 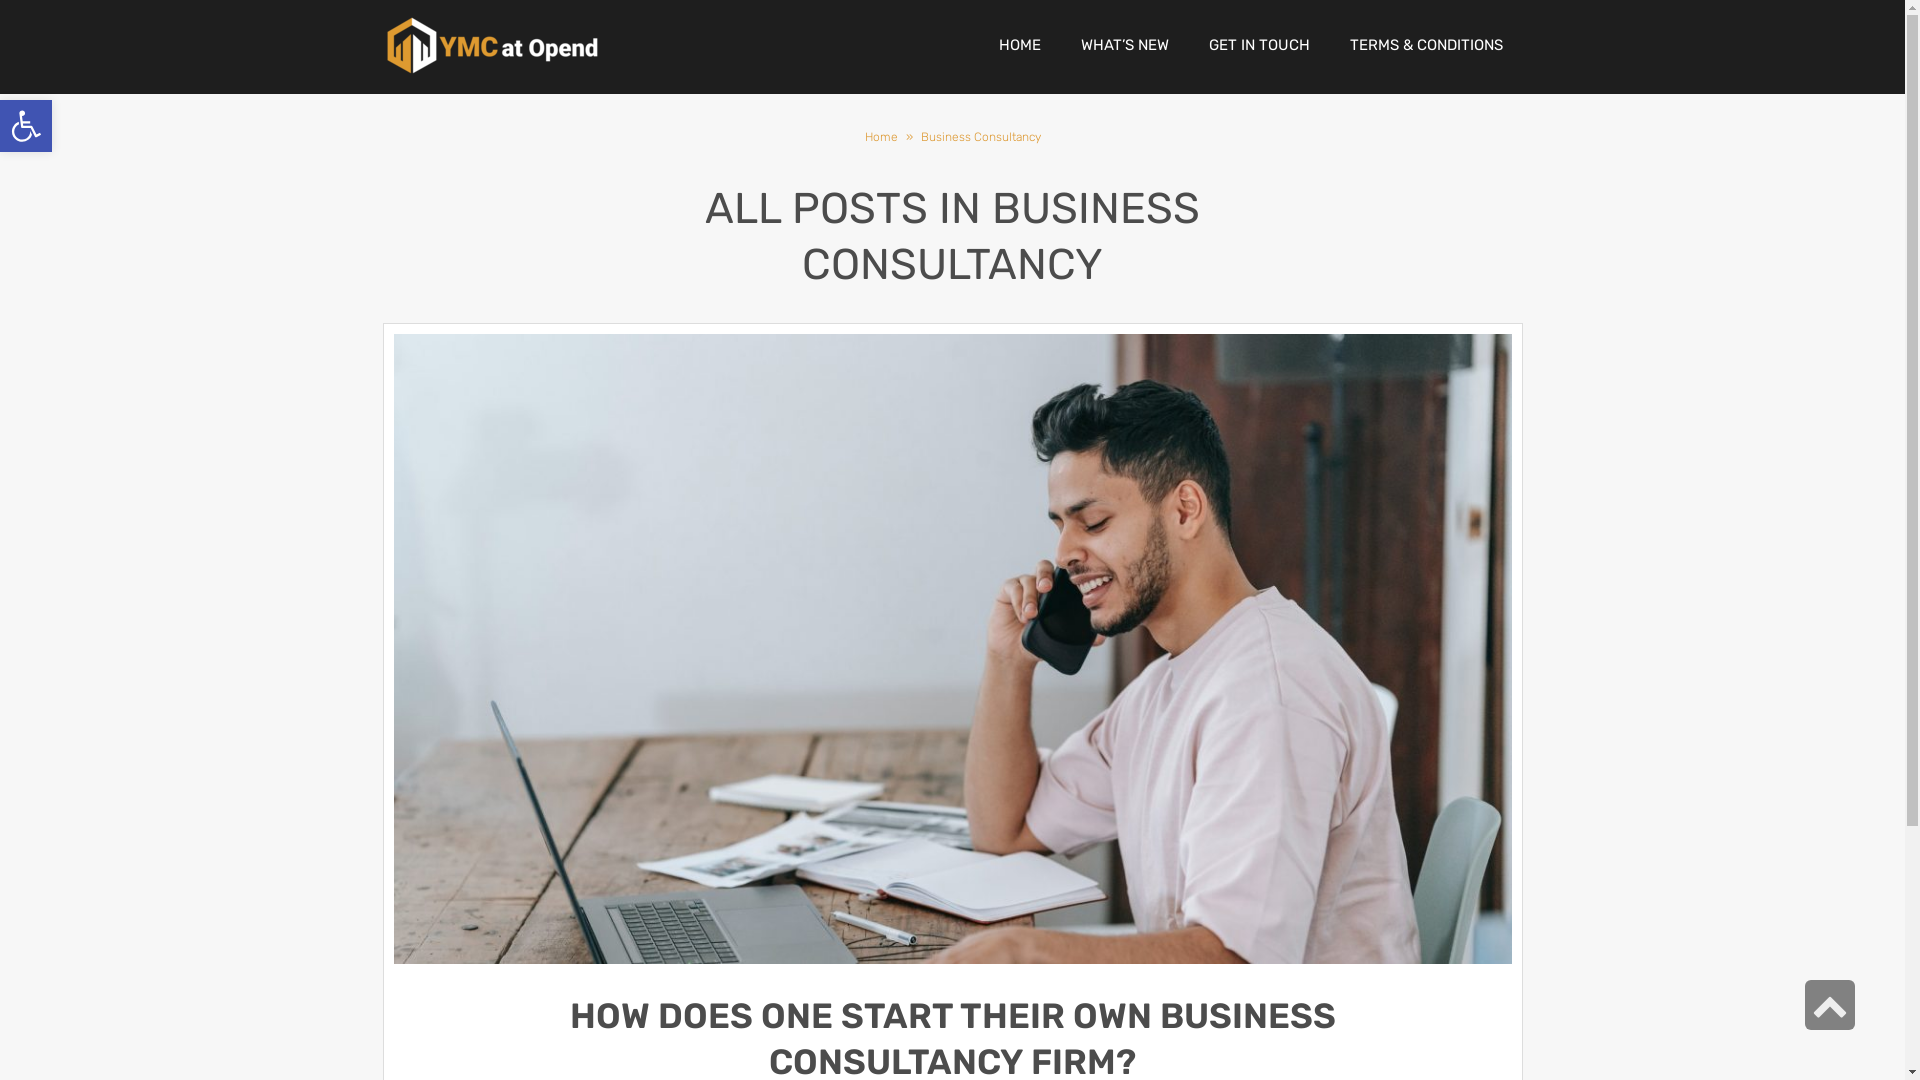 I want to click on 'Open toolbar, so click(x=25, y=126).